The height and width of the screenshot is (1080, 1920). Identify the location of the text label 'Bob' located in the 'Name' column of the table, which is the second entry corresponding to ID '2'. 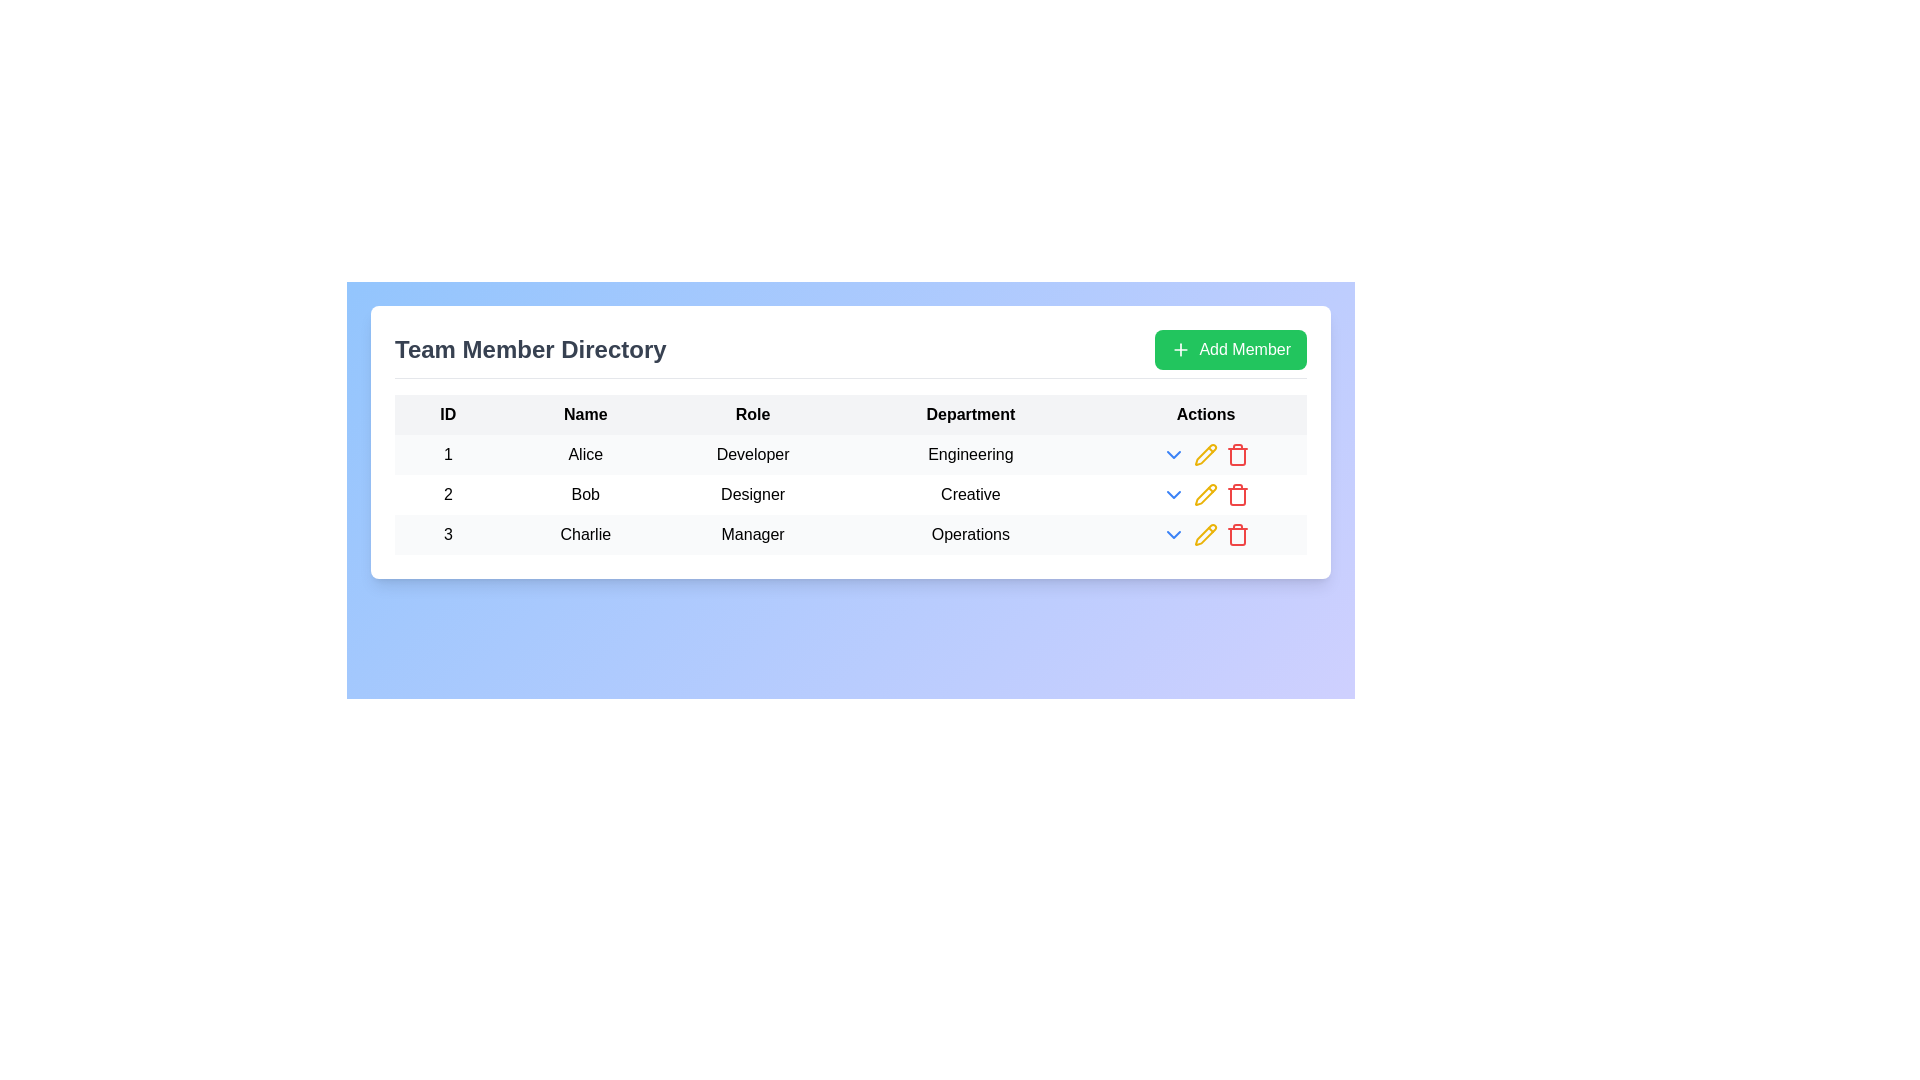
(584, 494).